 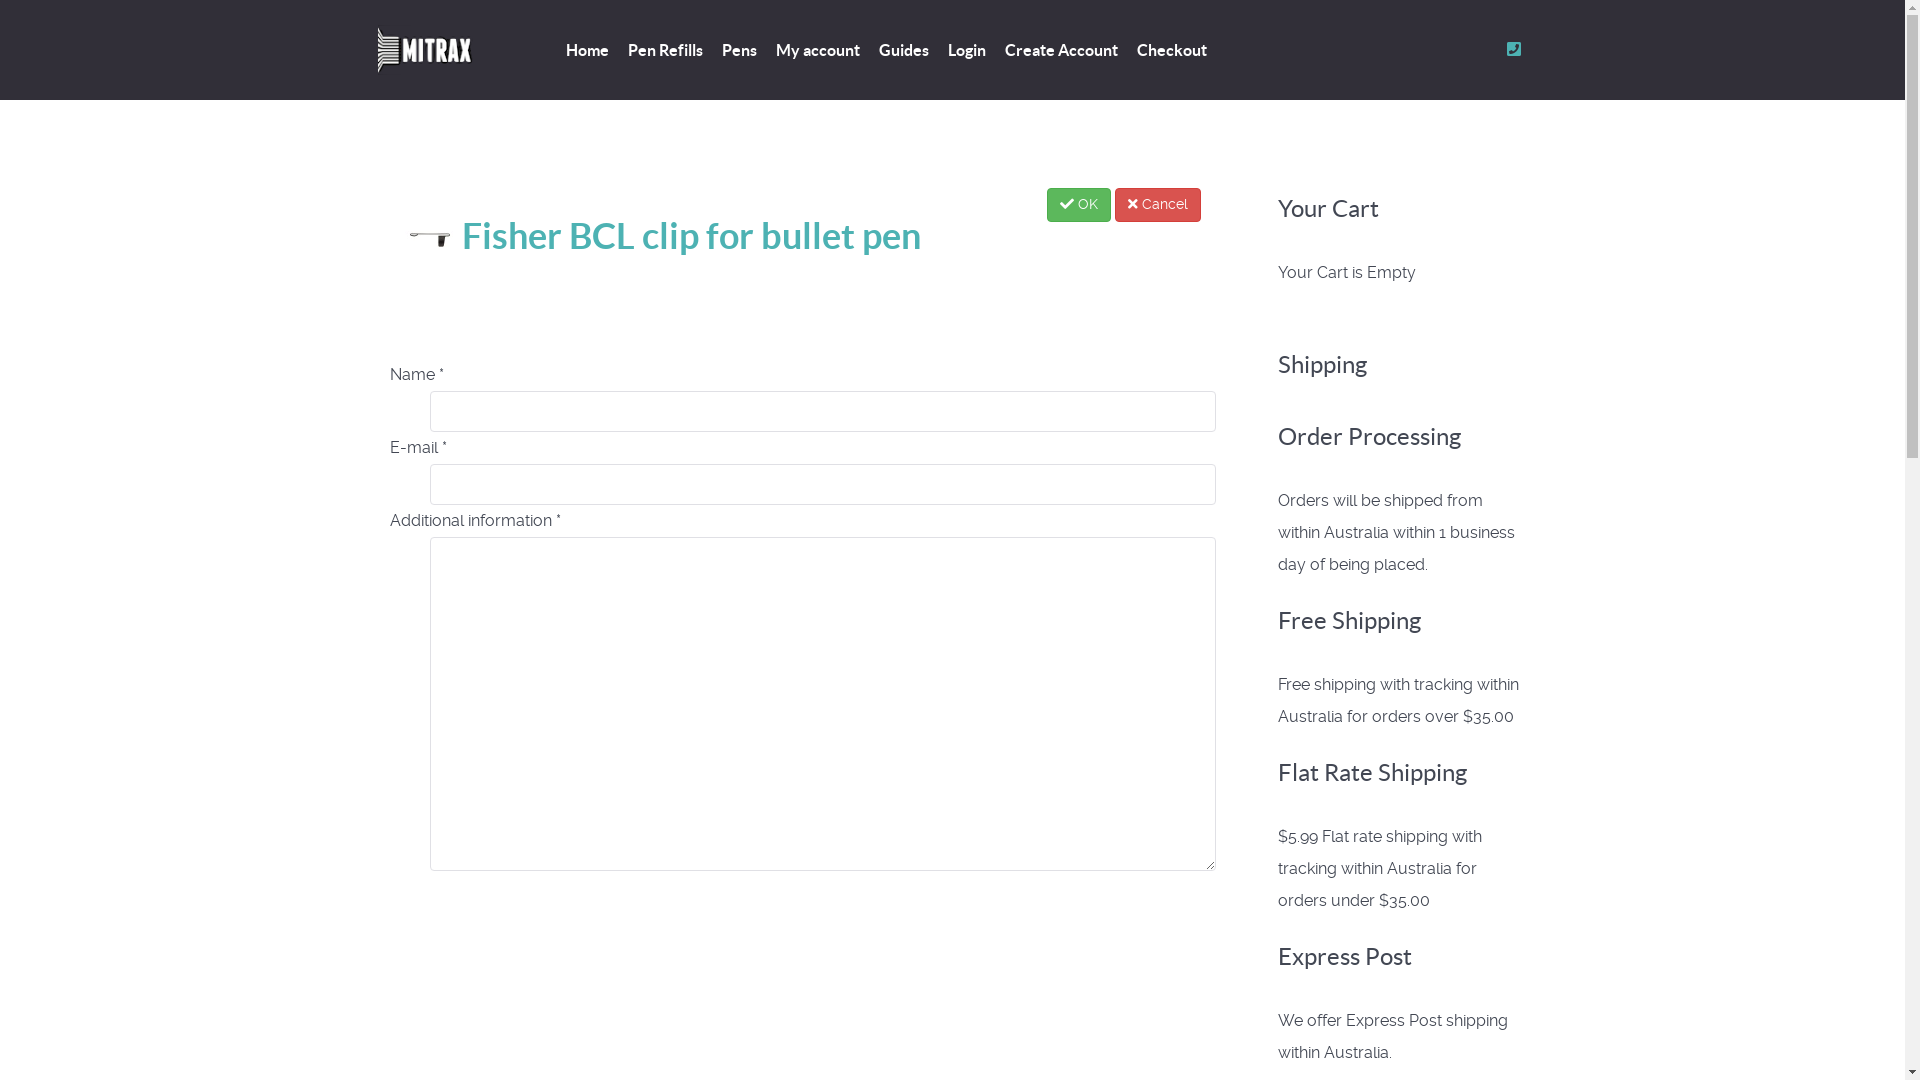 What do you see at coordinates (738, 50) in the screenshot?
I see `'Pens'` at bounding box center [738, 50].